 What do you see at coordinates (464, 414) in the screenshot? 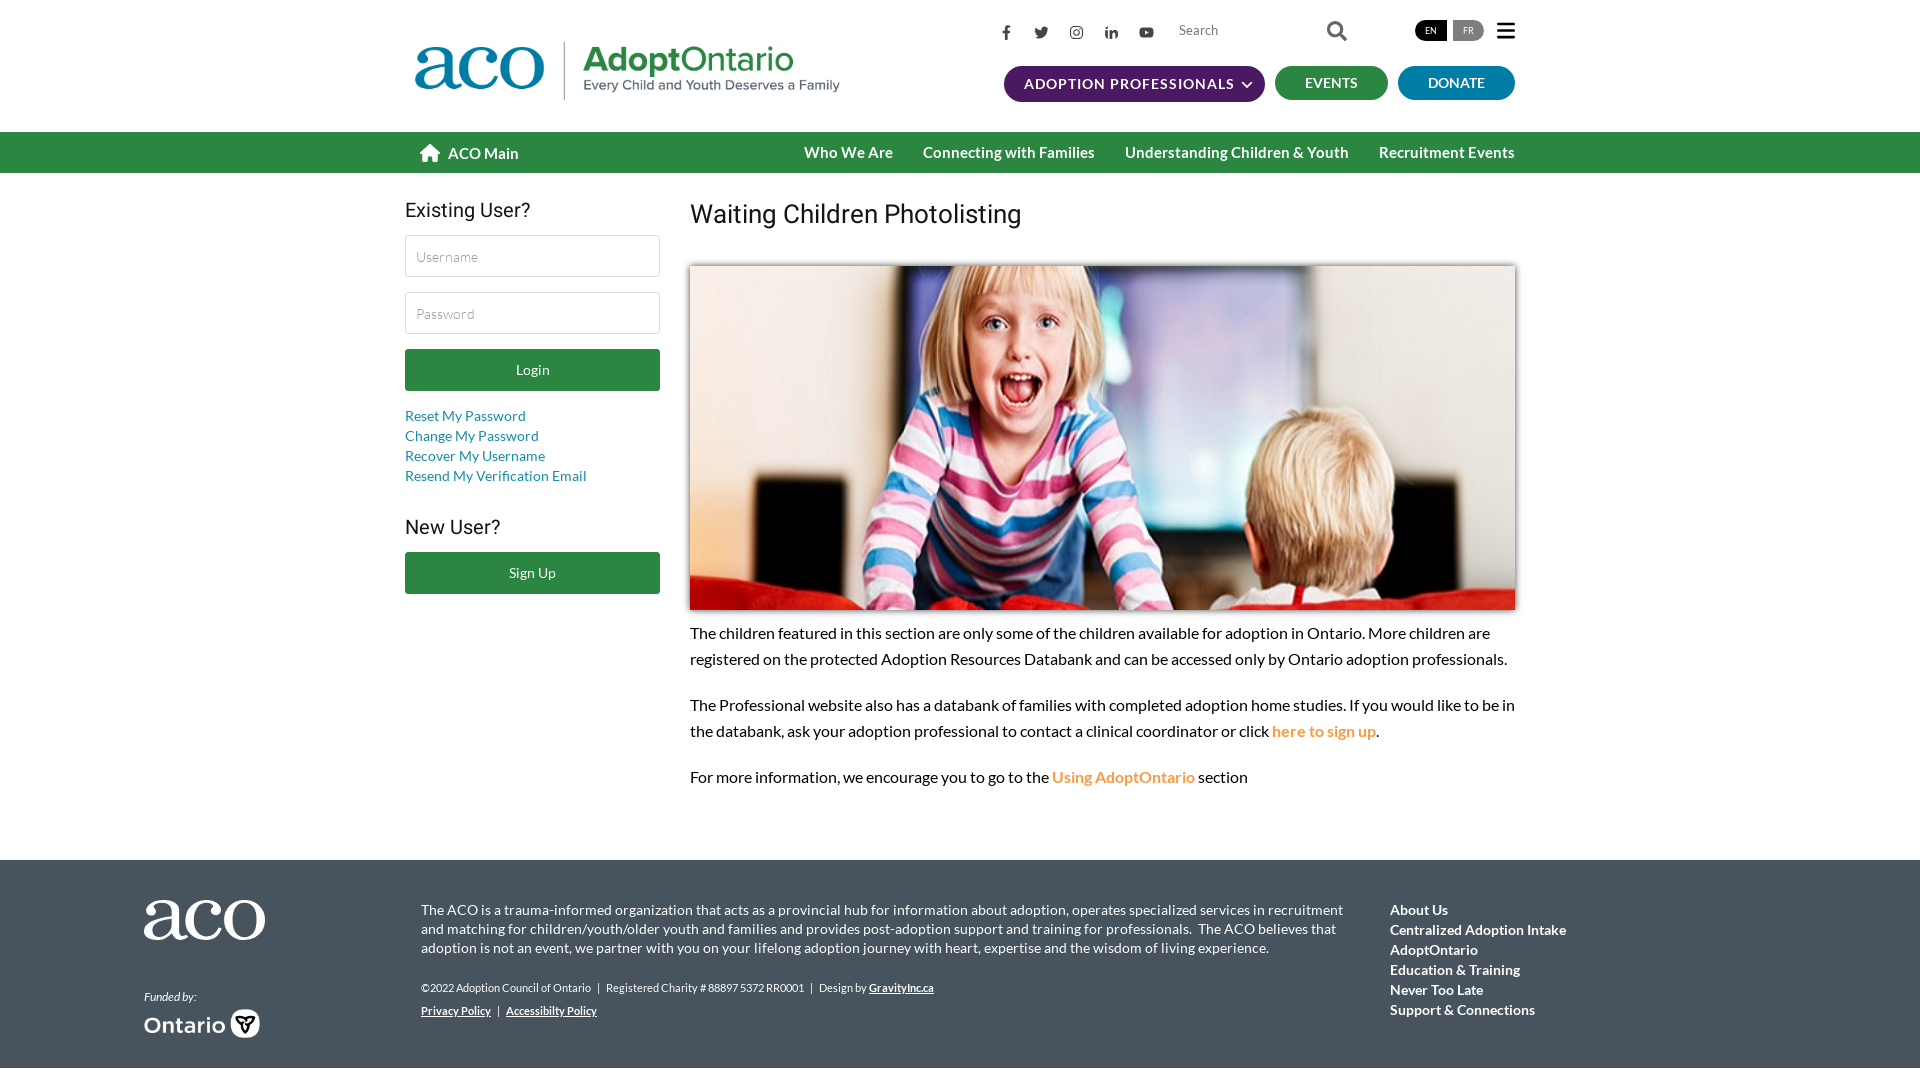
I see `'Reset My Password'` at bounding box center [464, 414].